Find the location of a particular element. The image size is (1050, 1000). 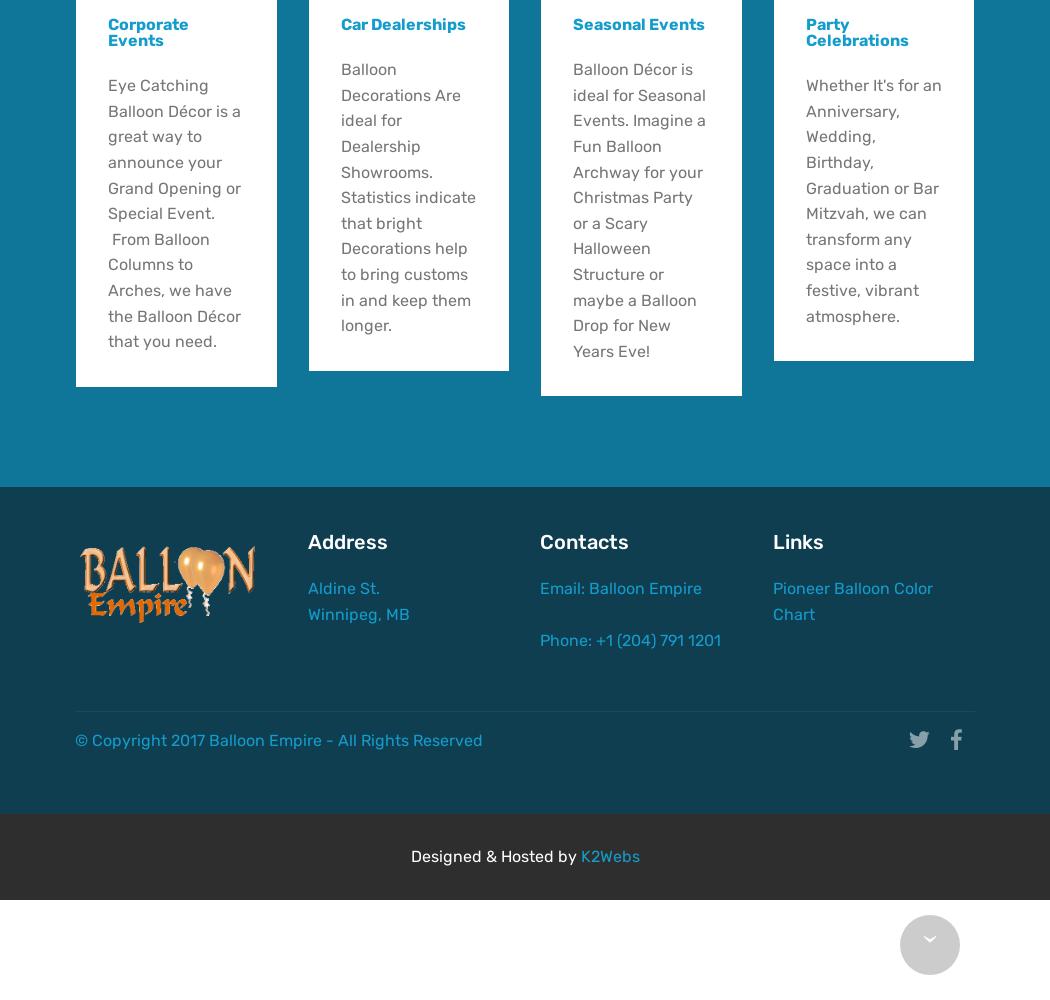

'Pioneer Balloon Color Chart' is located at coordinates (851, 600).